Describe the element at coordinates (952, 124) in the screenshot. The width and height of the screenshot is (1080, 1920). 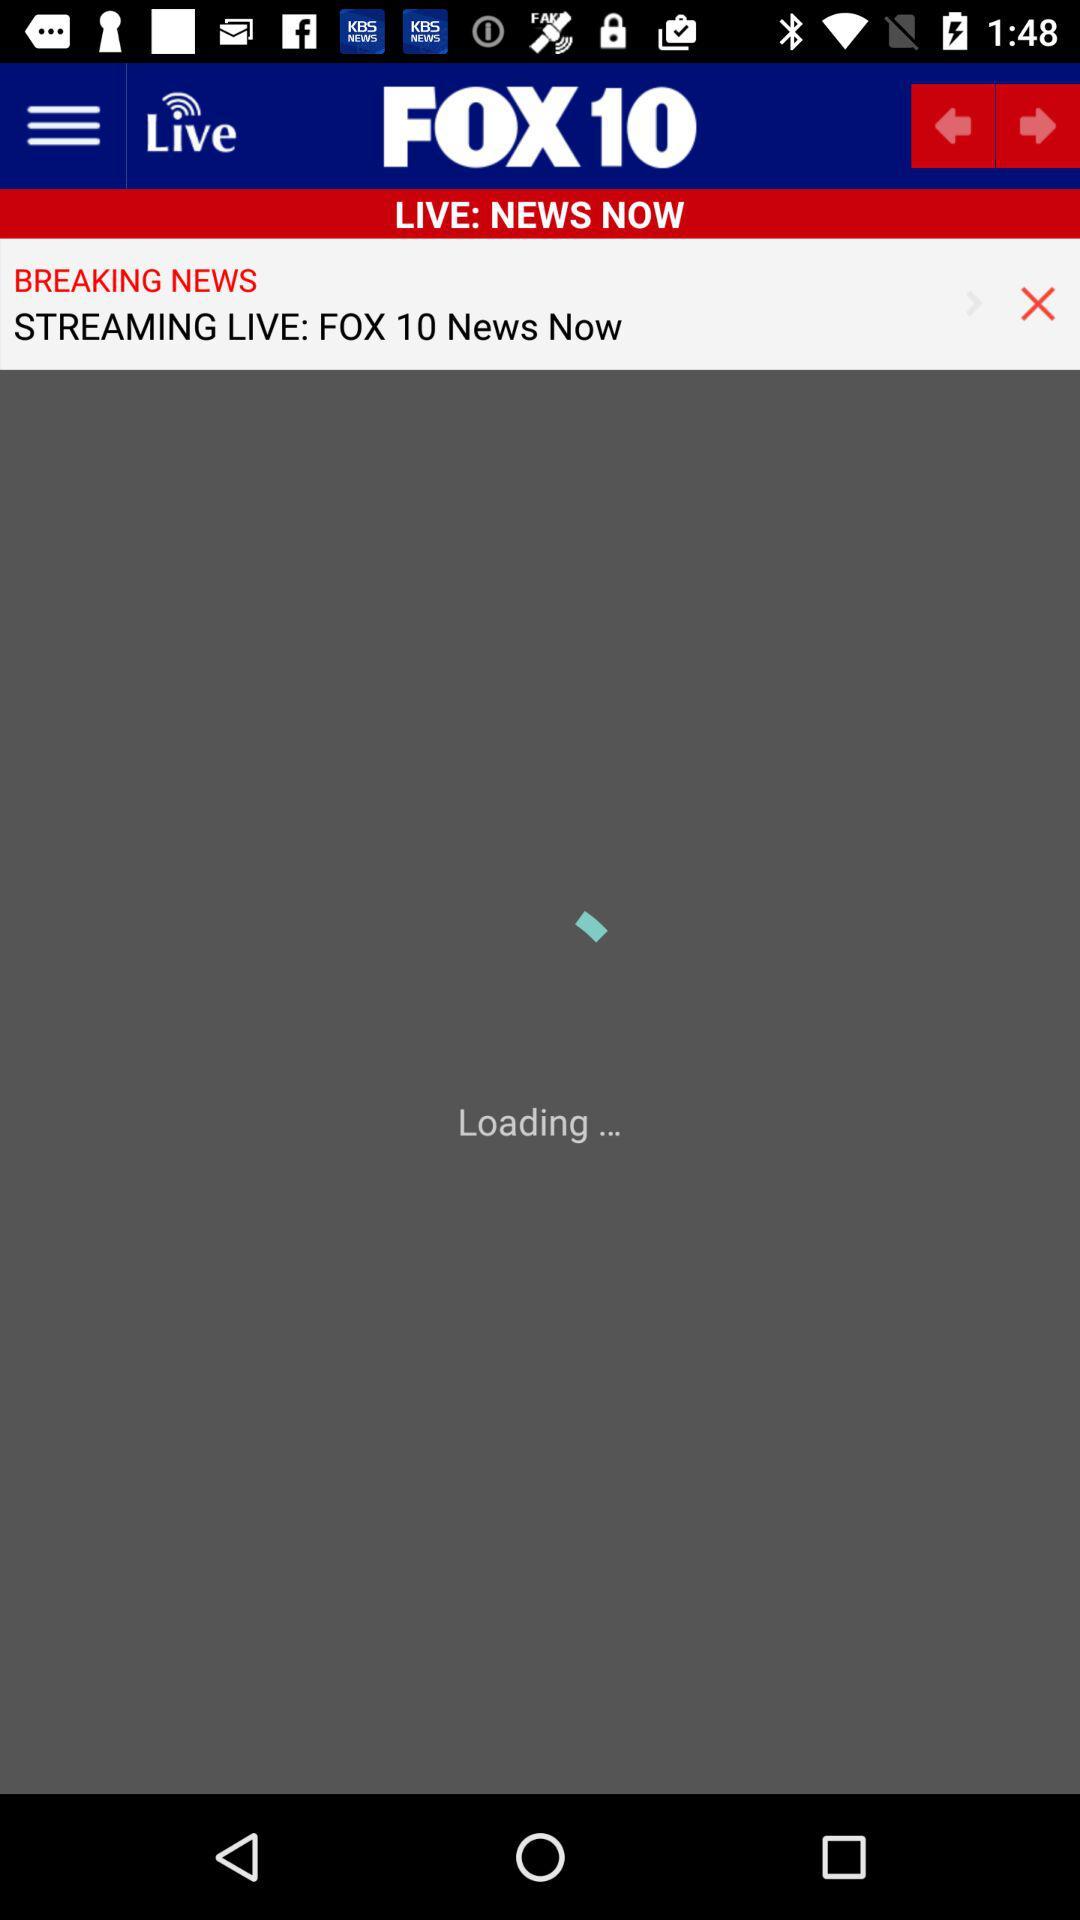
I see `the arrow_backward icon` at that location.